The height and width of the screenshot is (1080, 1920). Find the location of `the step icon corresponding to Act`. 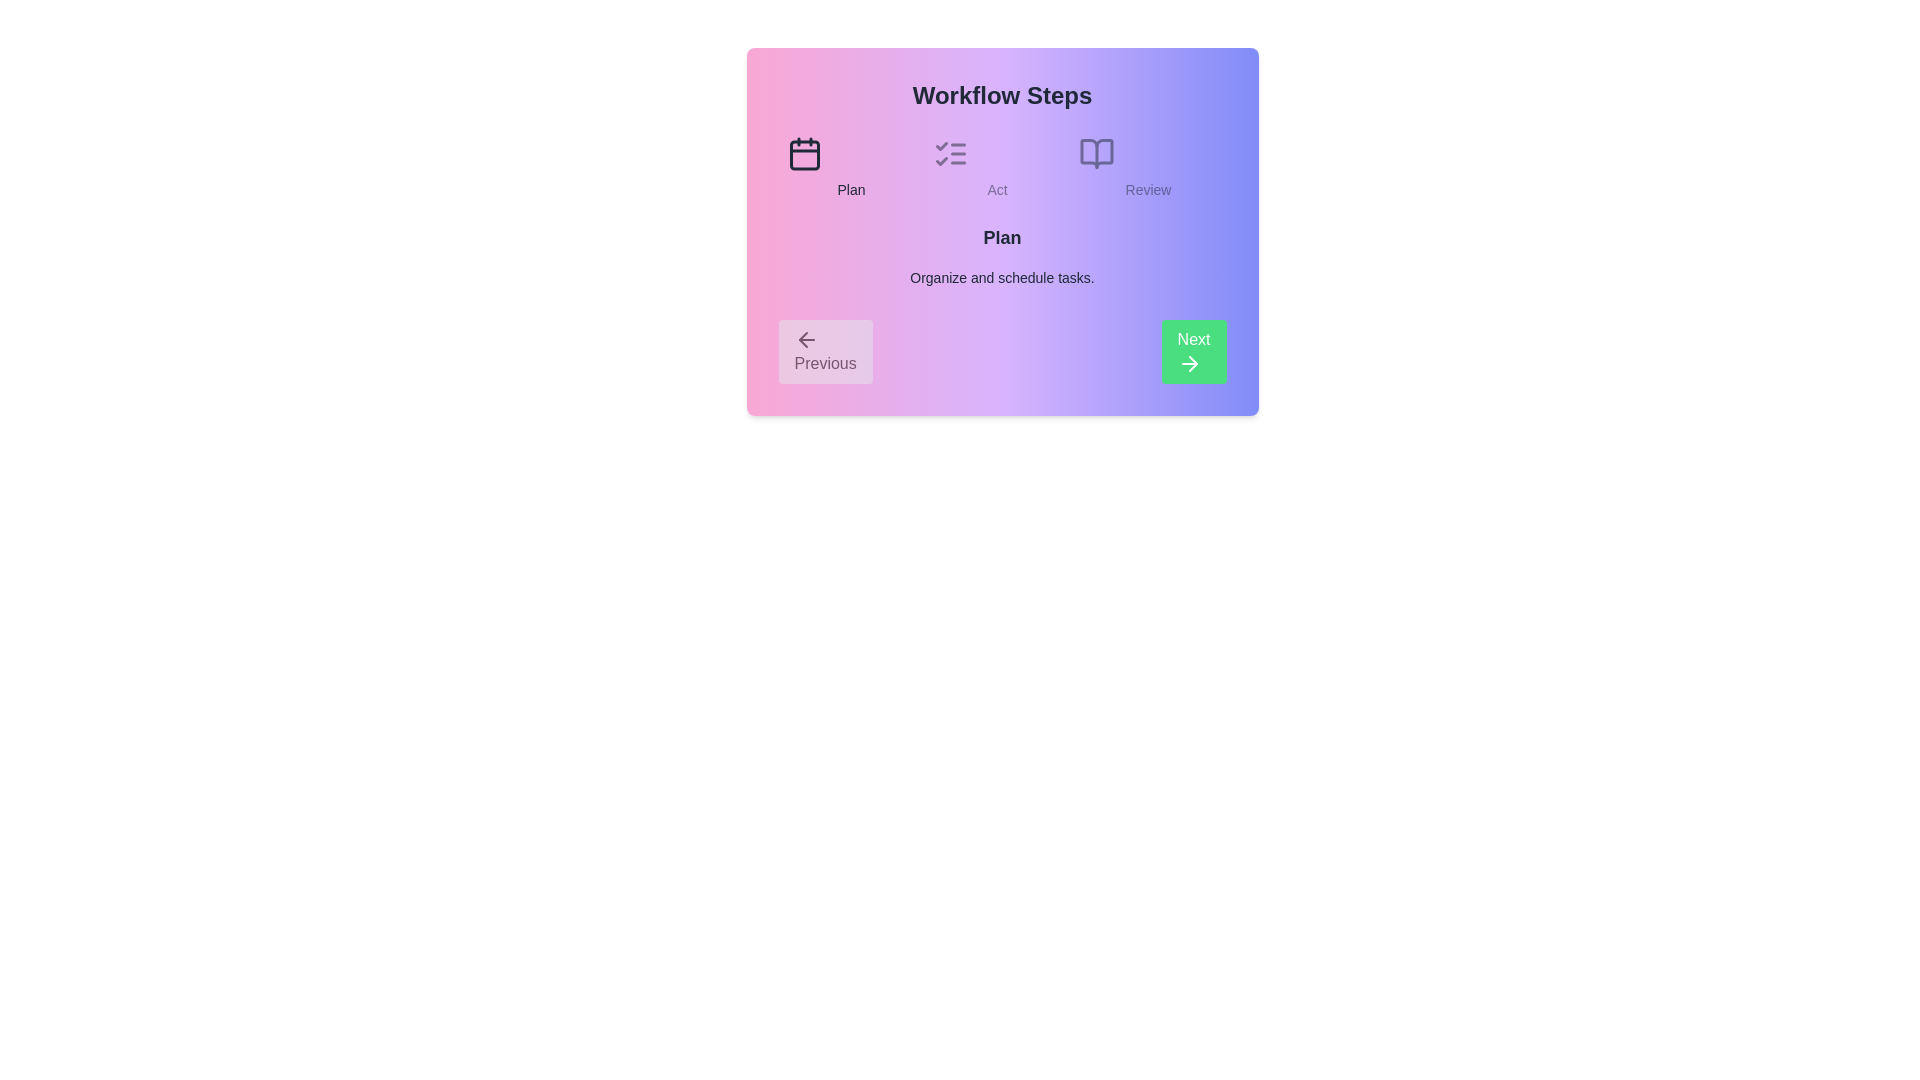

the step icon corresponding to Act is located at coordinates (949, 153).